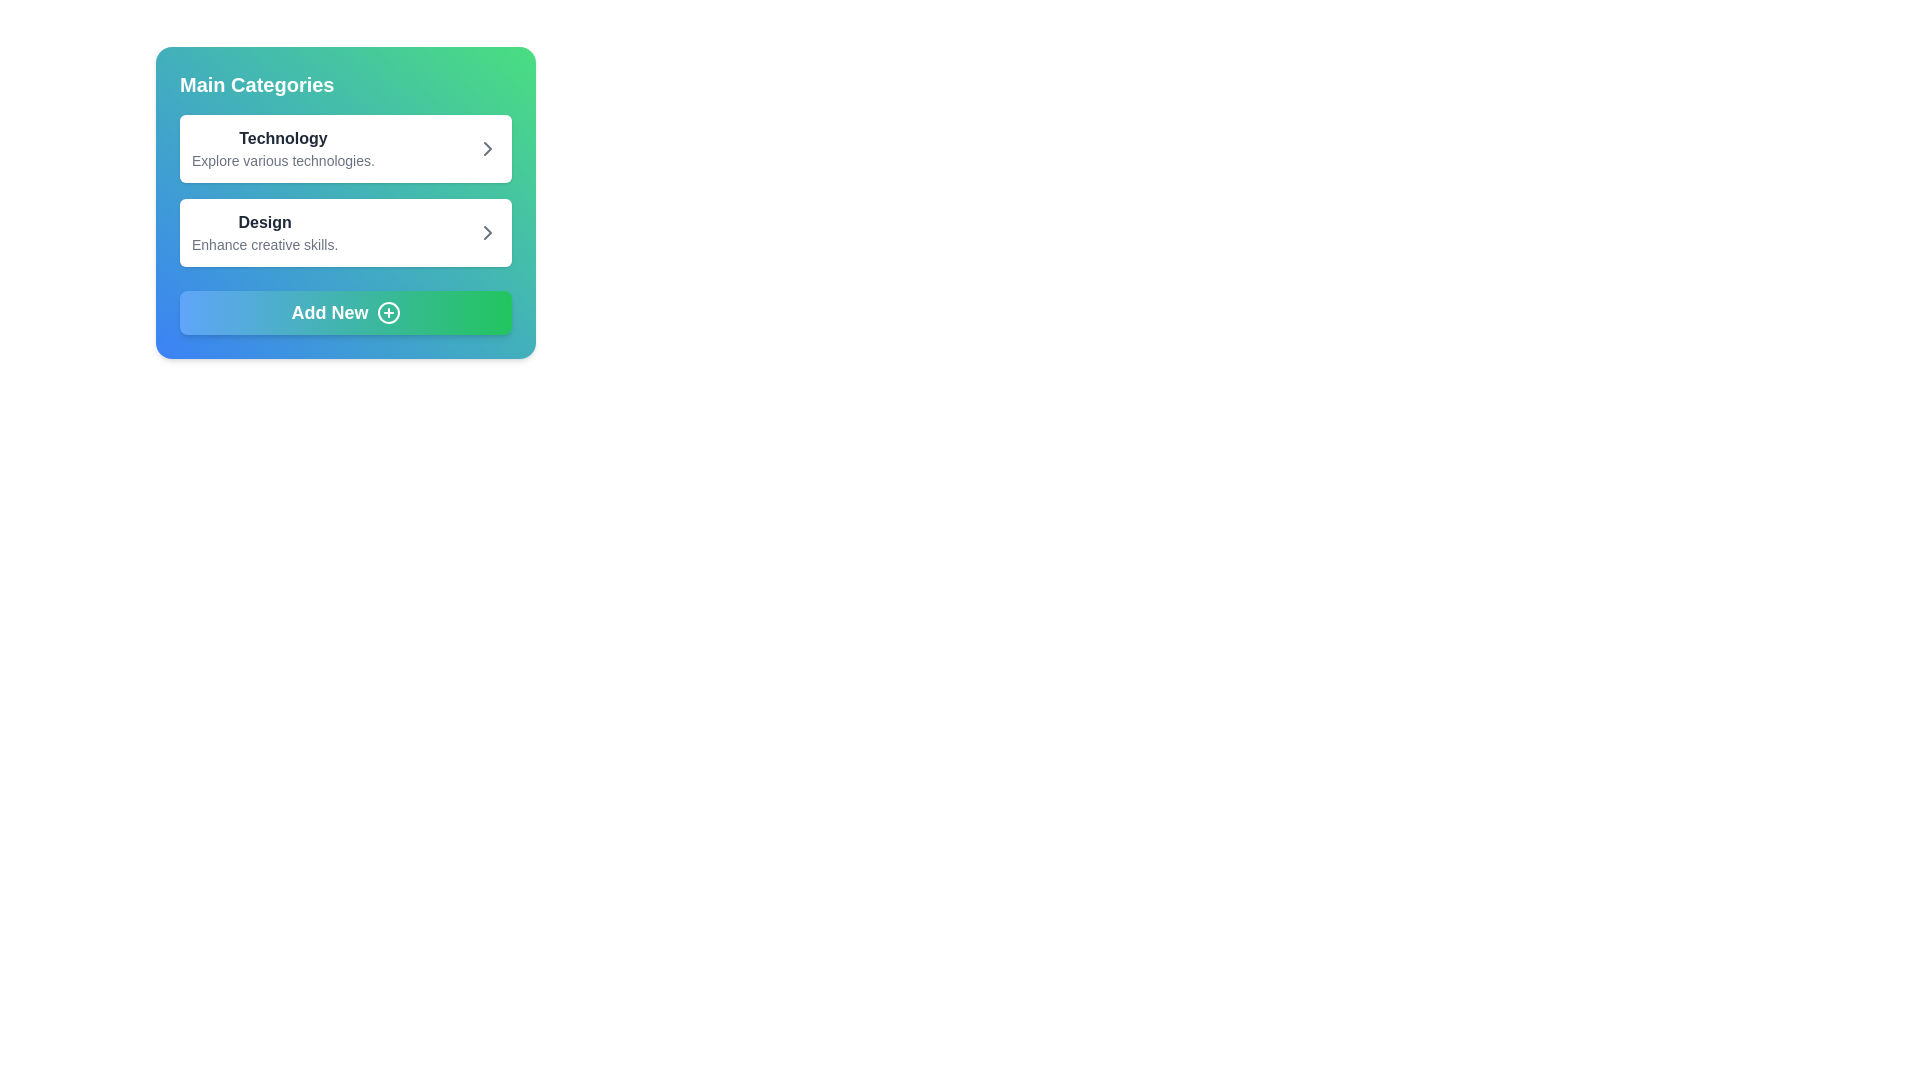 This screenshot has height=1080, width=1920. I want to click on the static text display that provides a brief description under the title 'Design' in the second card of 'Main Categories', so click(264, 244).